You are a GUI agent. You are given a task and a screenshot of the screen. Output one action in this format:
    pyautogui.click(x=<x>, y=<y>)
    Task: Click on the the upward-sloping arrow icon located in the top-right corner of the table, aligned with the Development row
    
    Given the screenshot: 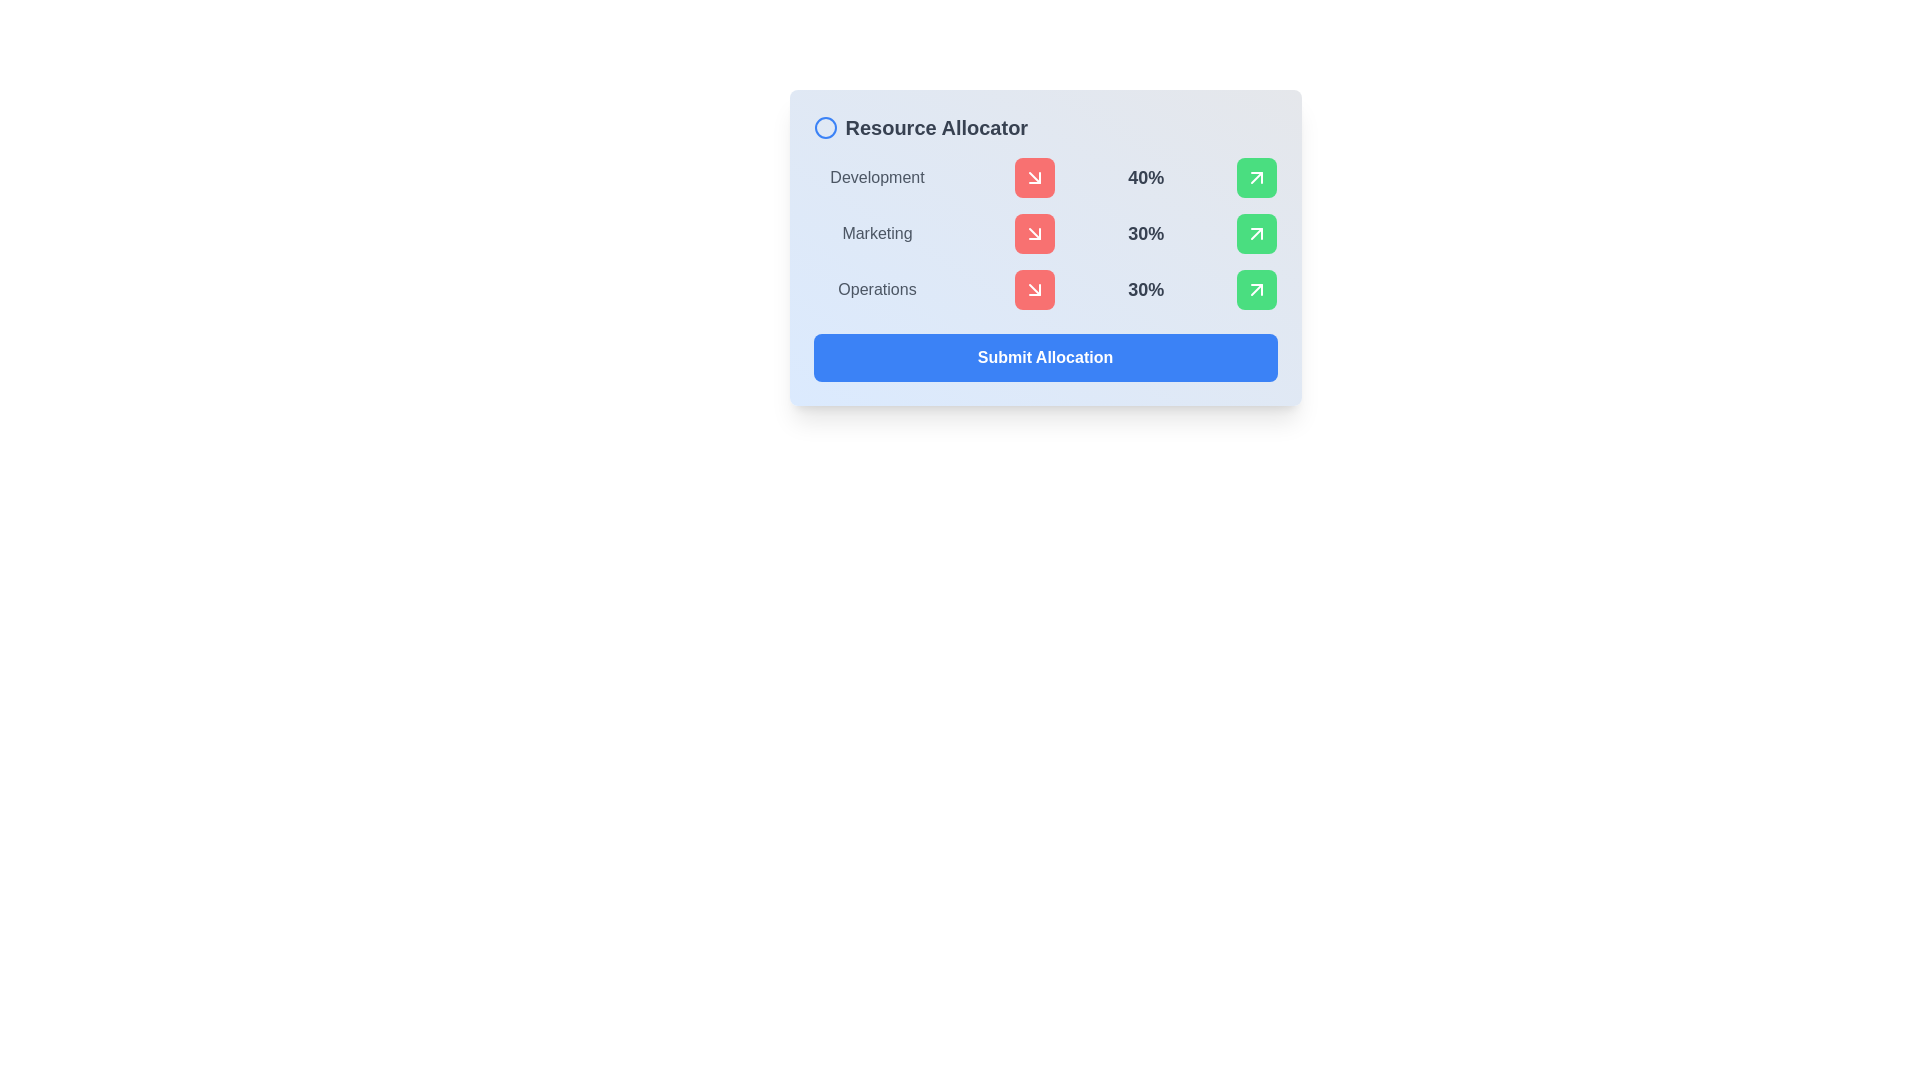 What is the action you would take?
    pyautogui.click(x=1256, y=176)
    